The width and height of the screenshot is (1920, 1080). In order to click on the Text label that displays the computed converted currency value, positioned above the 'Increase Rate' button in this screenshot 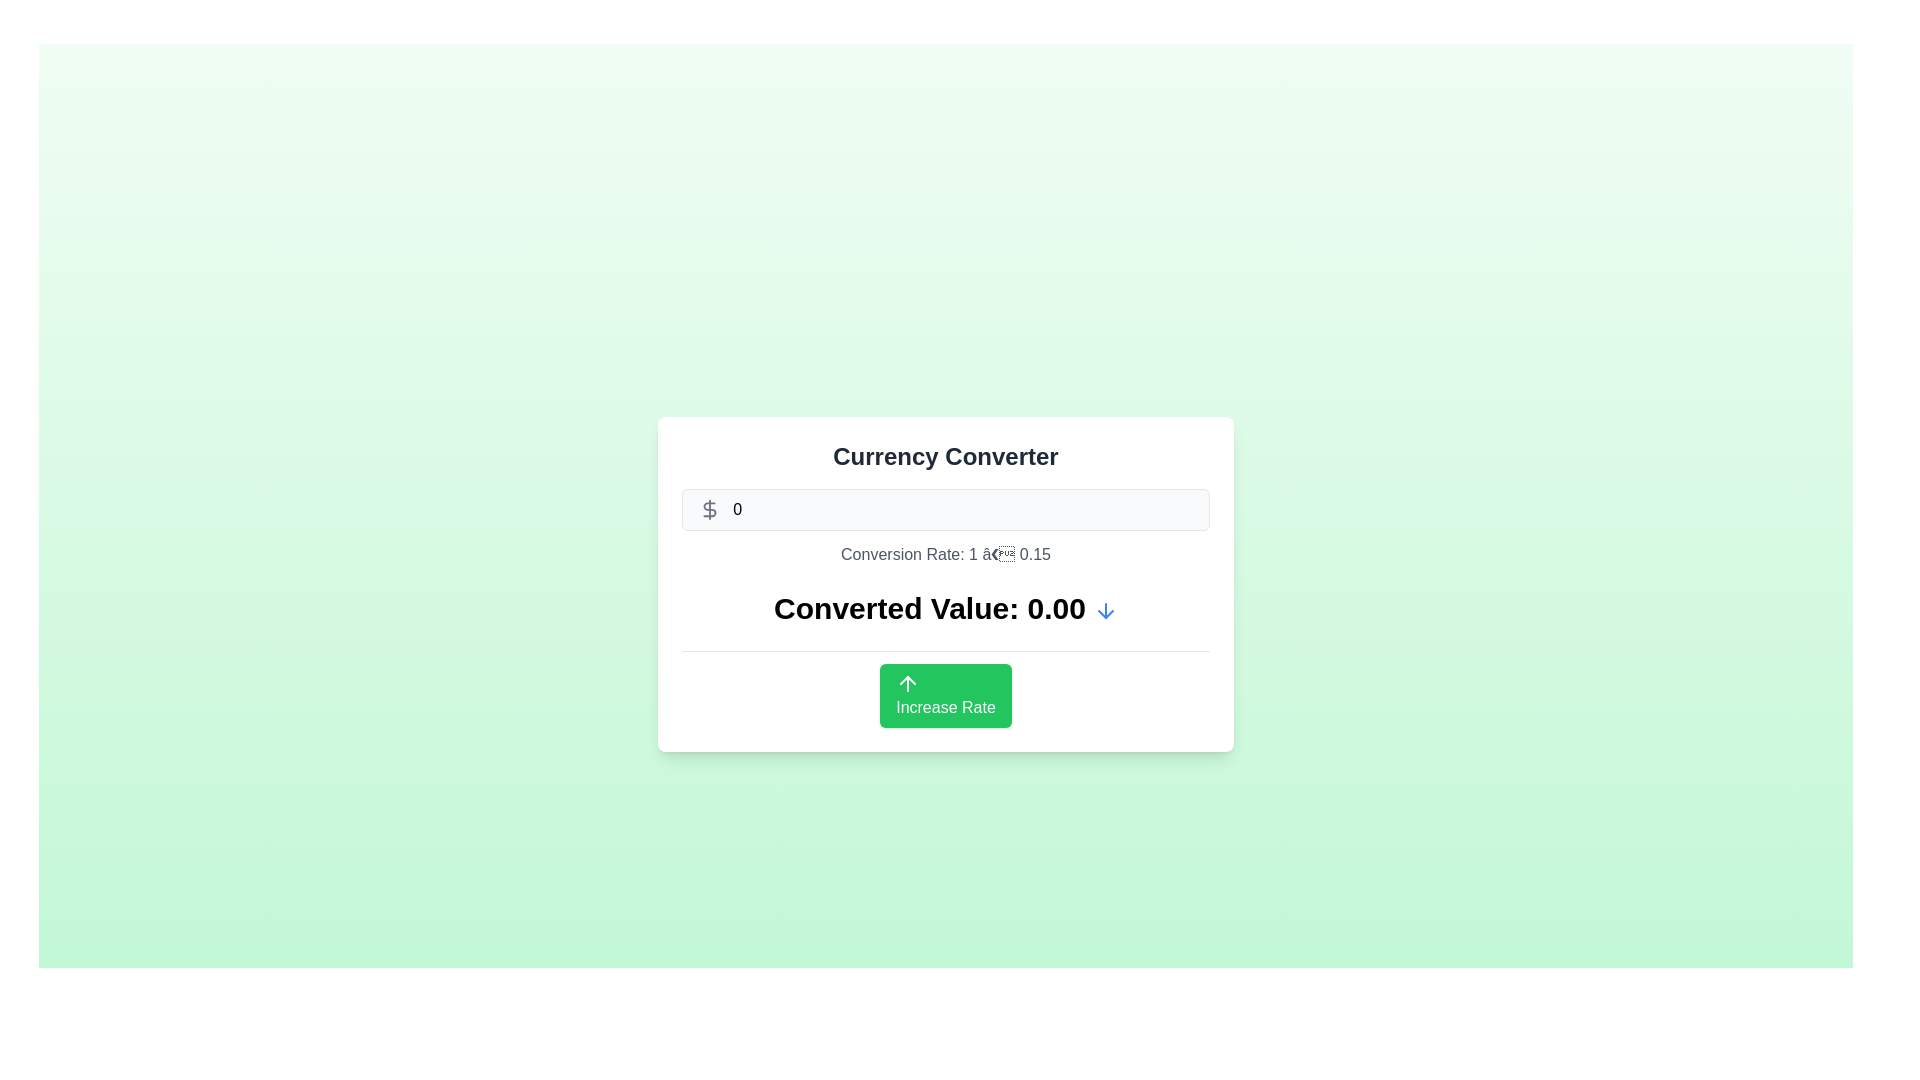, I will do `click(944, 607)`.